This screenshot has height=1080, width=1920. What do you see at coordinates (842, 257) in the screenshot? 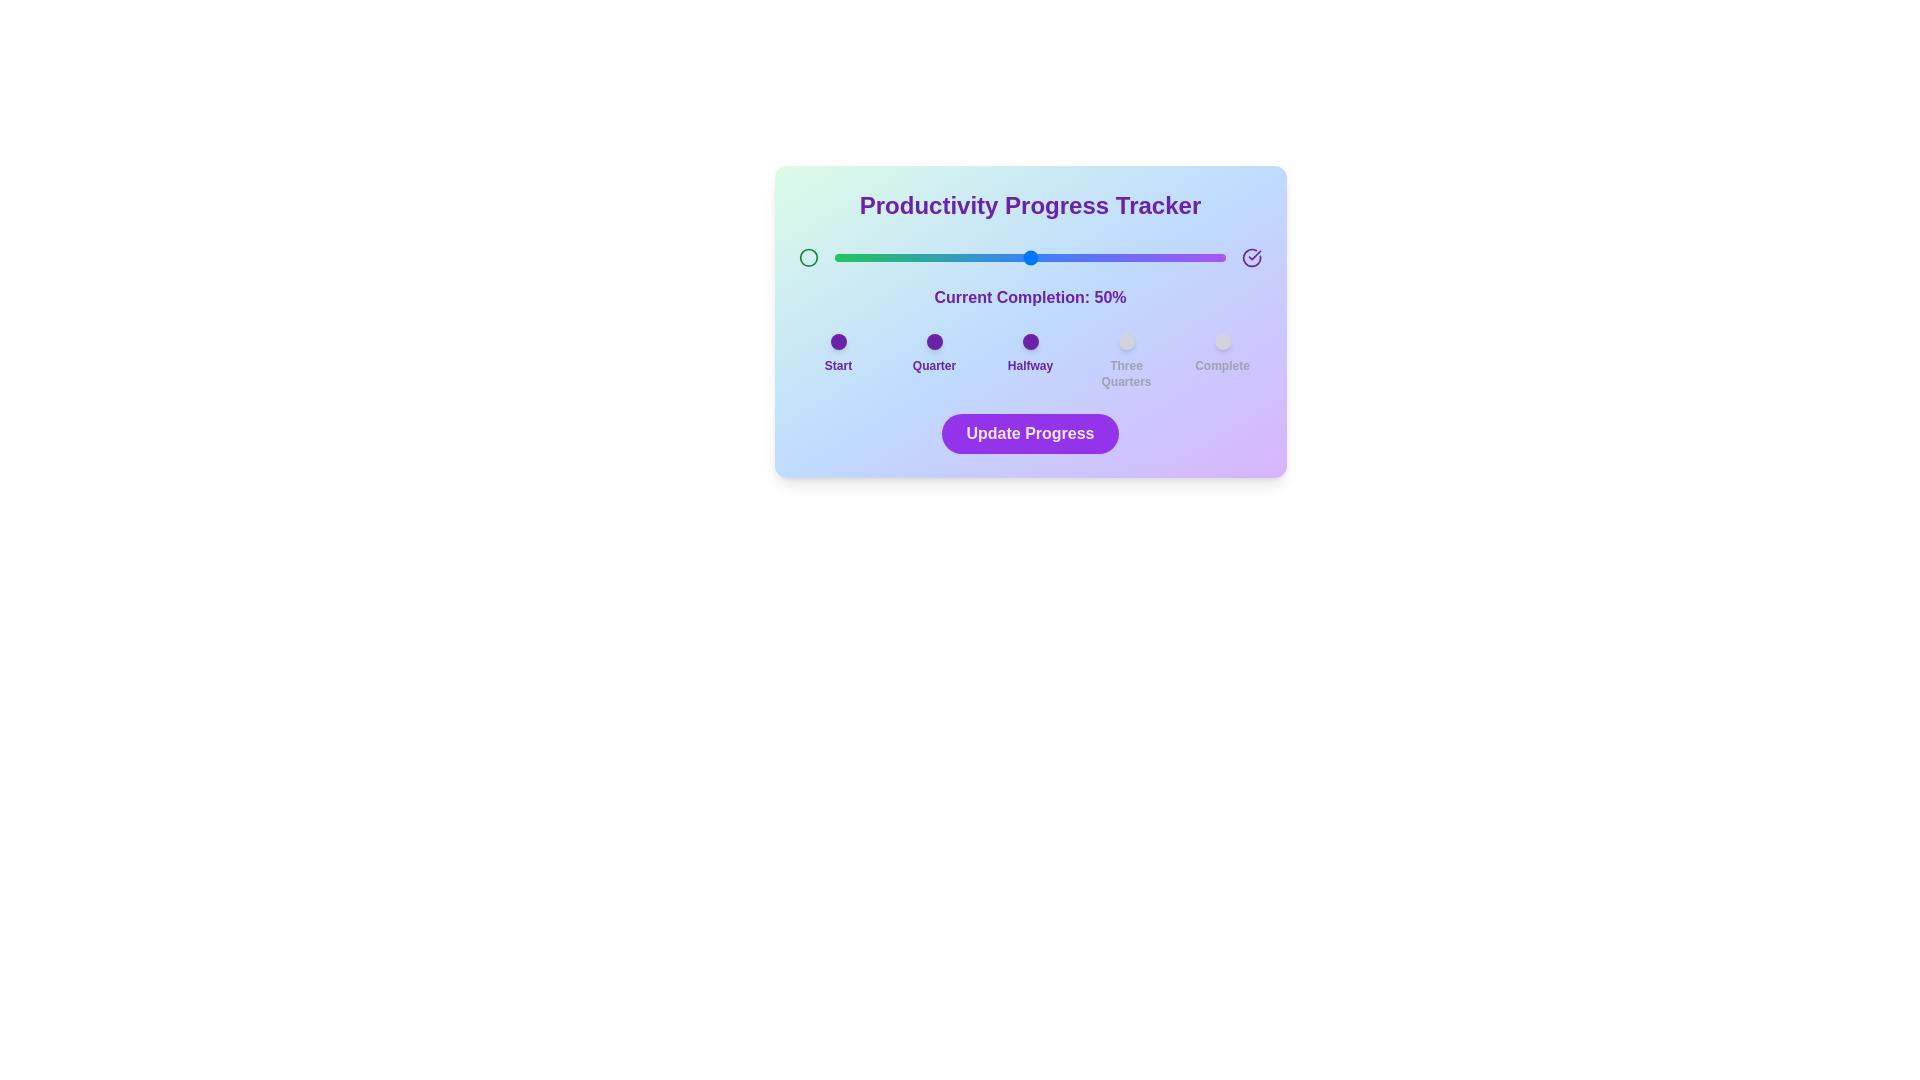
I see `the progress slider to 2%` at bounding box center [842, 257].